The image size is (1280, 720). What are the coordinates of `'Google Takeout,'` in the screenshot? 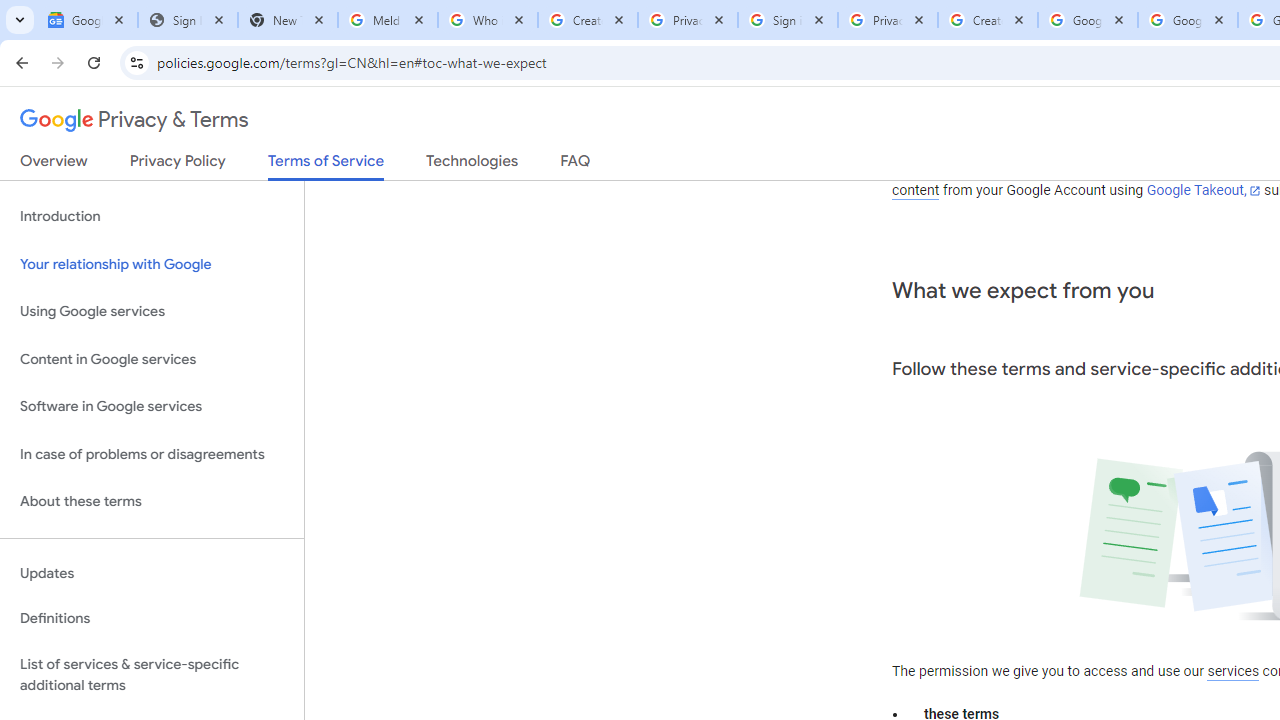 It's located at (1202, 191).